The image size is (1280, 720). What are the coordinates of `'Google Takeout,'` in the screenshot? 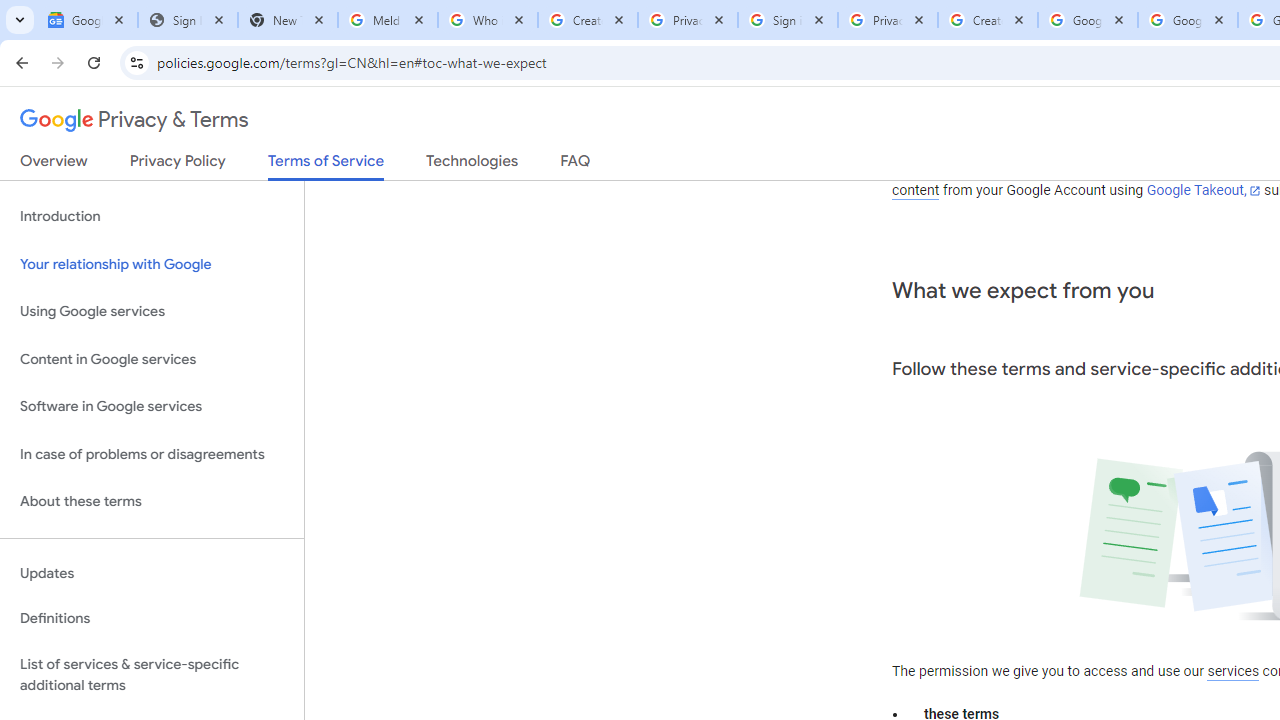 It's located at (1202, 191).